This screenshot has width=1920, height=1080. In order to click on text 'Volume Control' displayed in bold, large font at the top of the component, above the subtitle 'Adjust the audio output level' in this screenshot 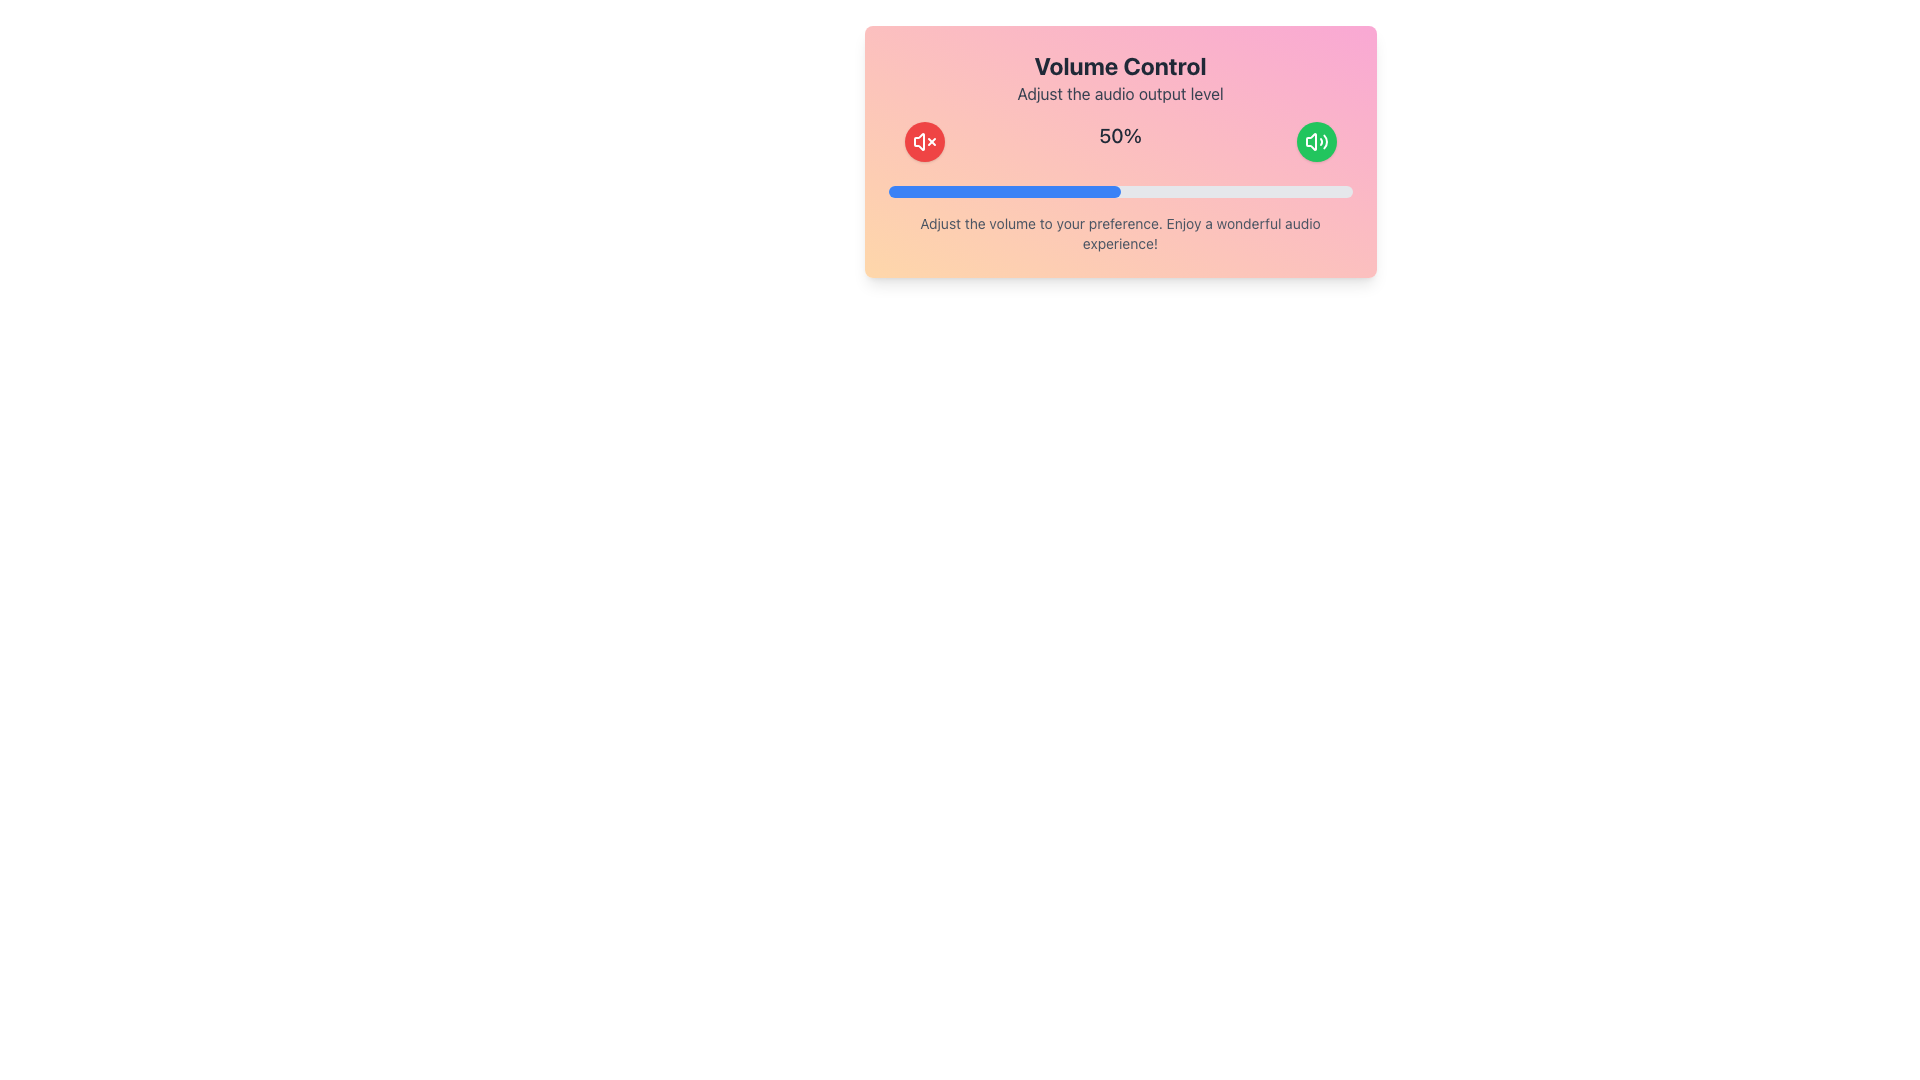, I will do `click(1120, 64)`.